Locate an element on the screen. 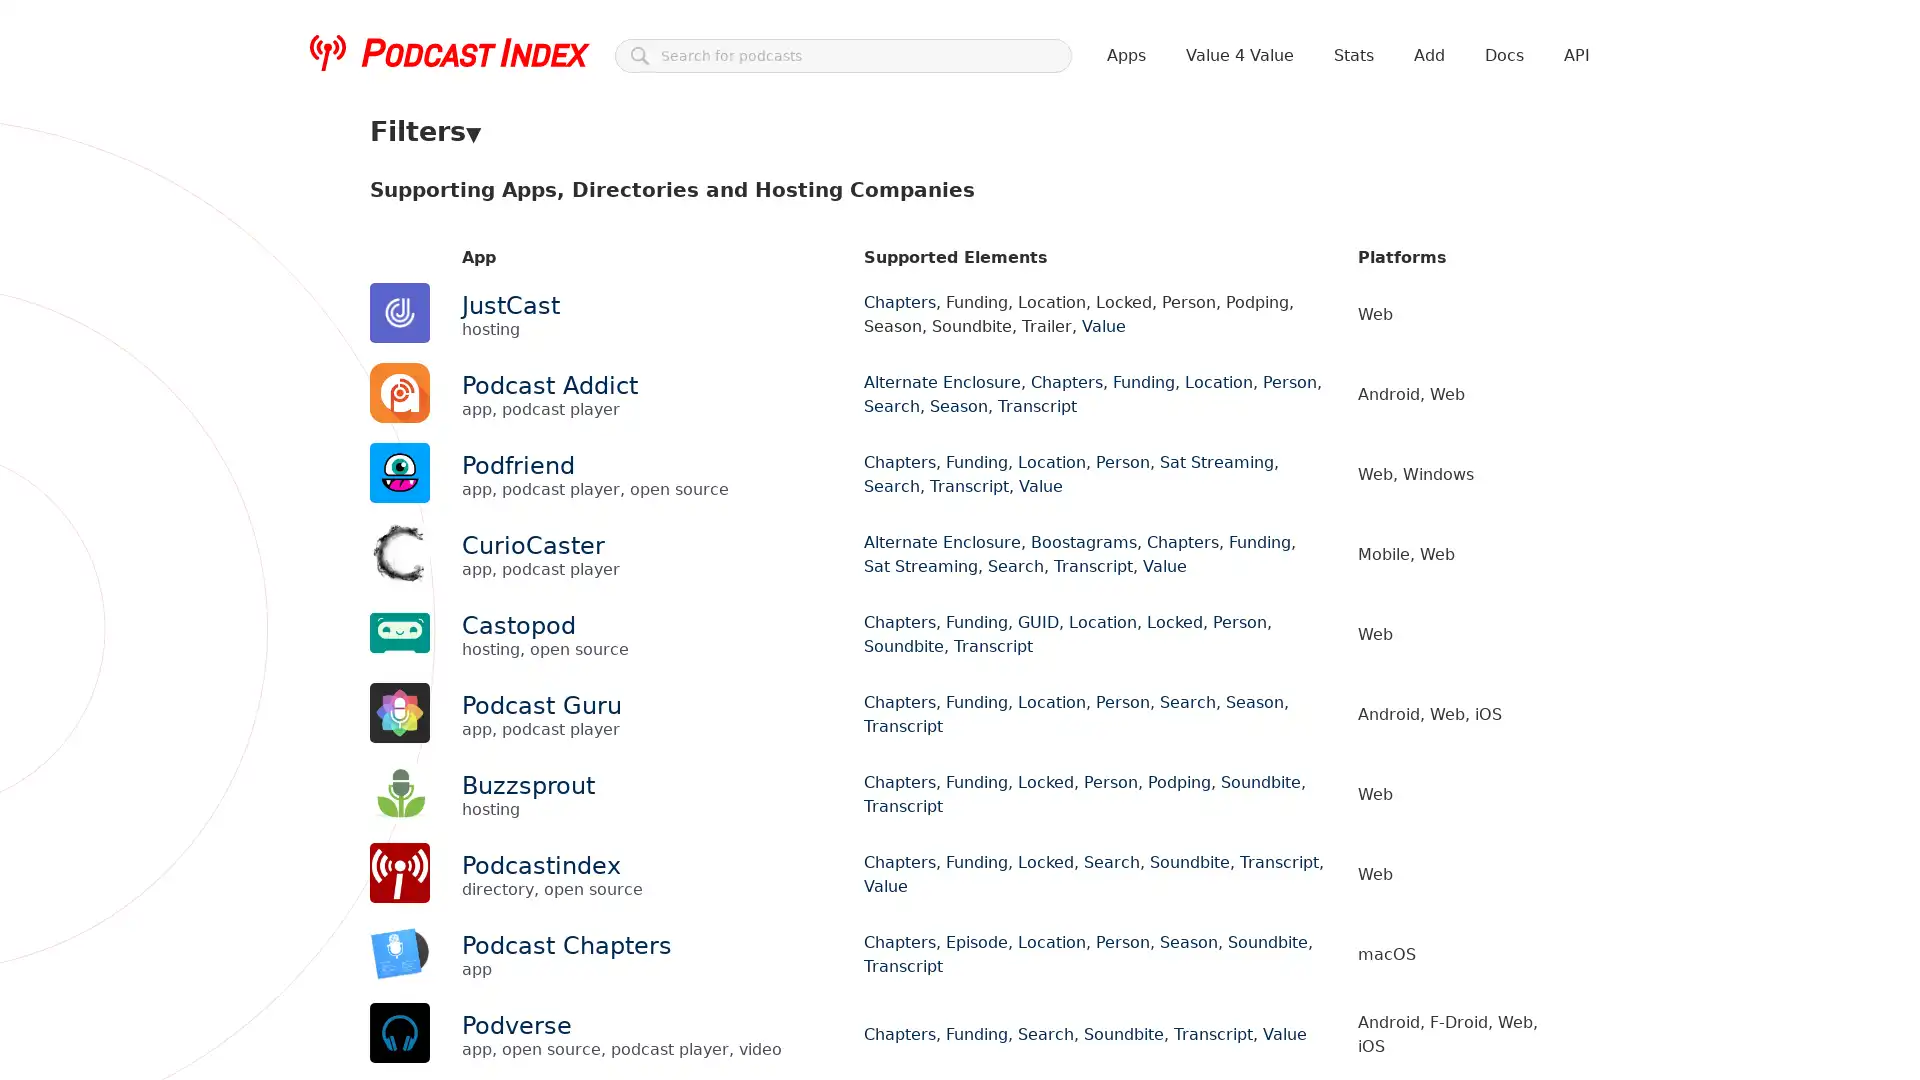 This screenshot has height=1080, width=1920. Clear is located at coordinates (397, 193).